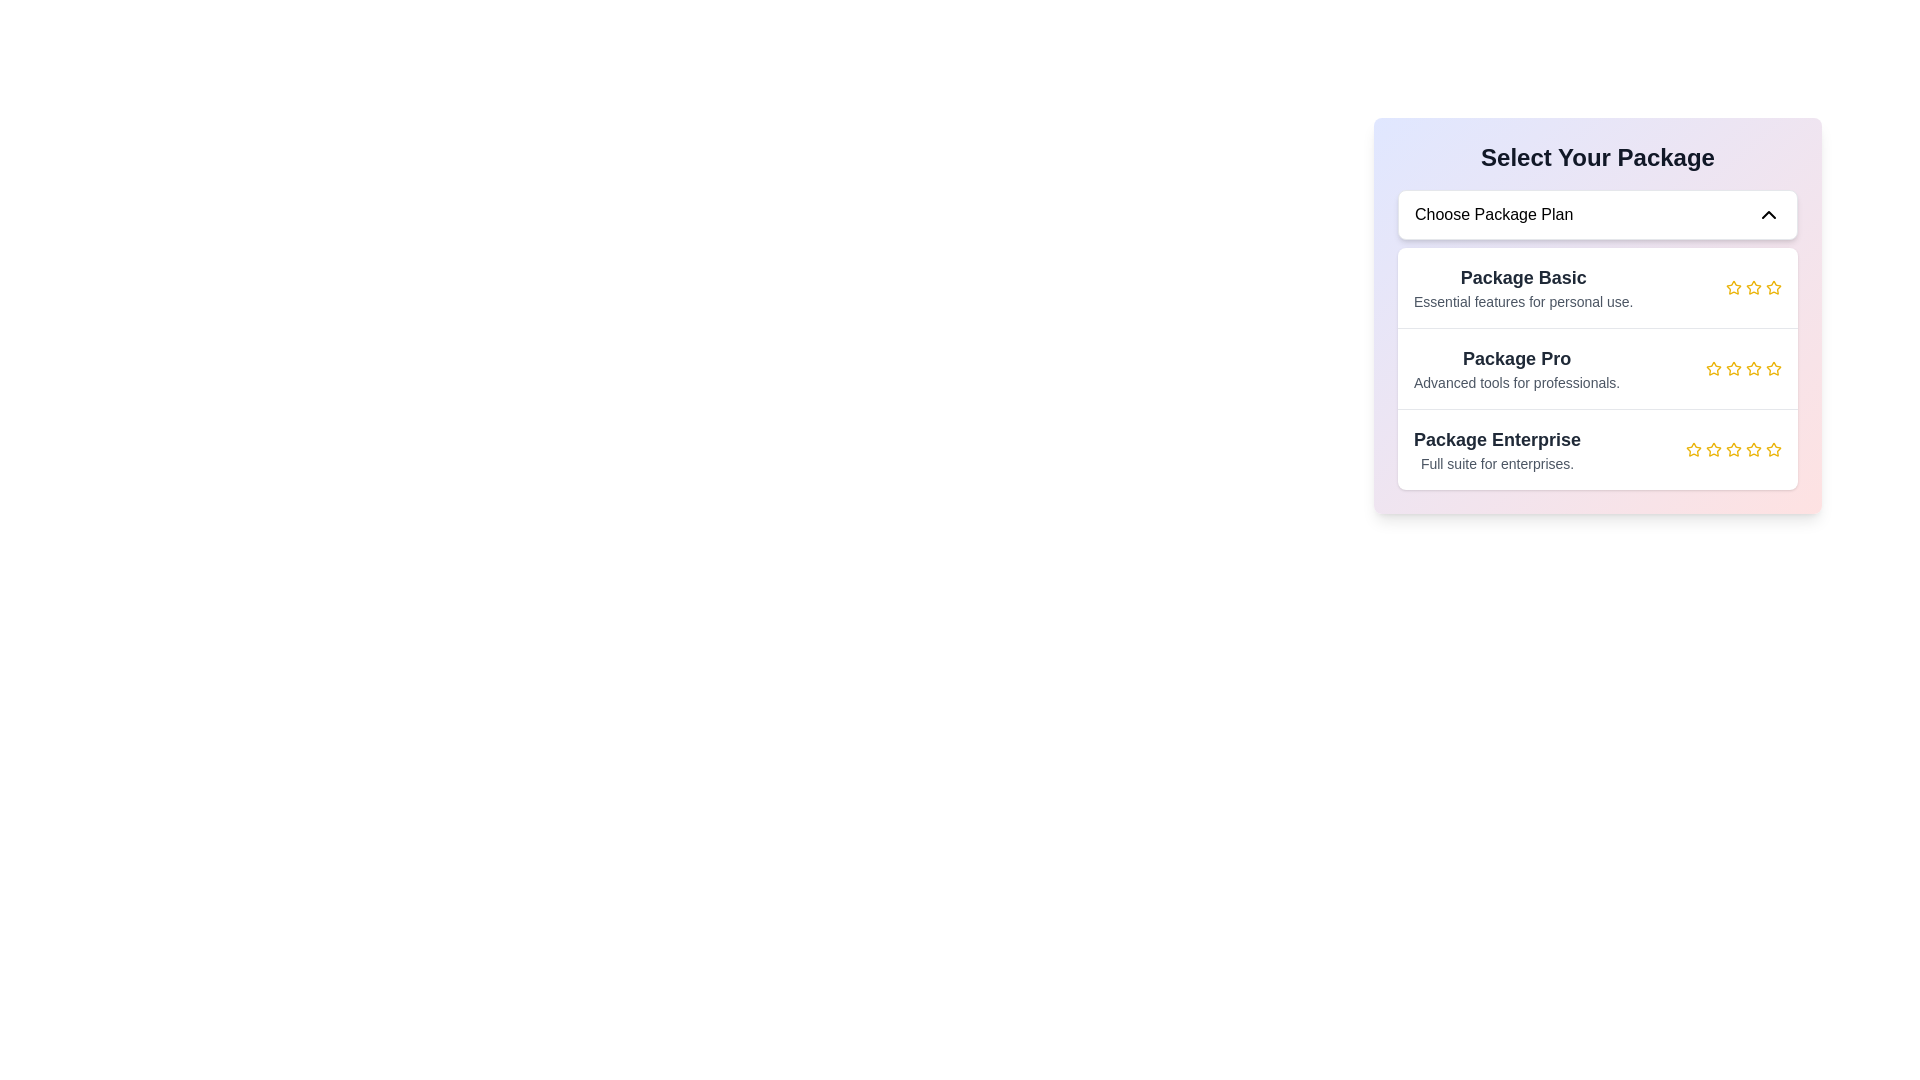 This screenshot has height=1080, width=1920. What do you see at coordinates (1752, 368) in the screenshot?
I see `the second Rating Star Icon in the 'Package Pro' section to assign a rating` at bounding box center [1752, 368].